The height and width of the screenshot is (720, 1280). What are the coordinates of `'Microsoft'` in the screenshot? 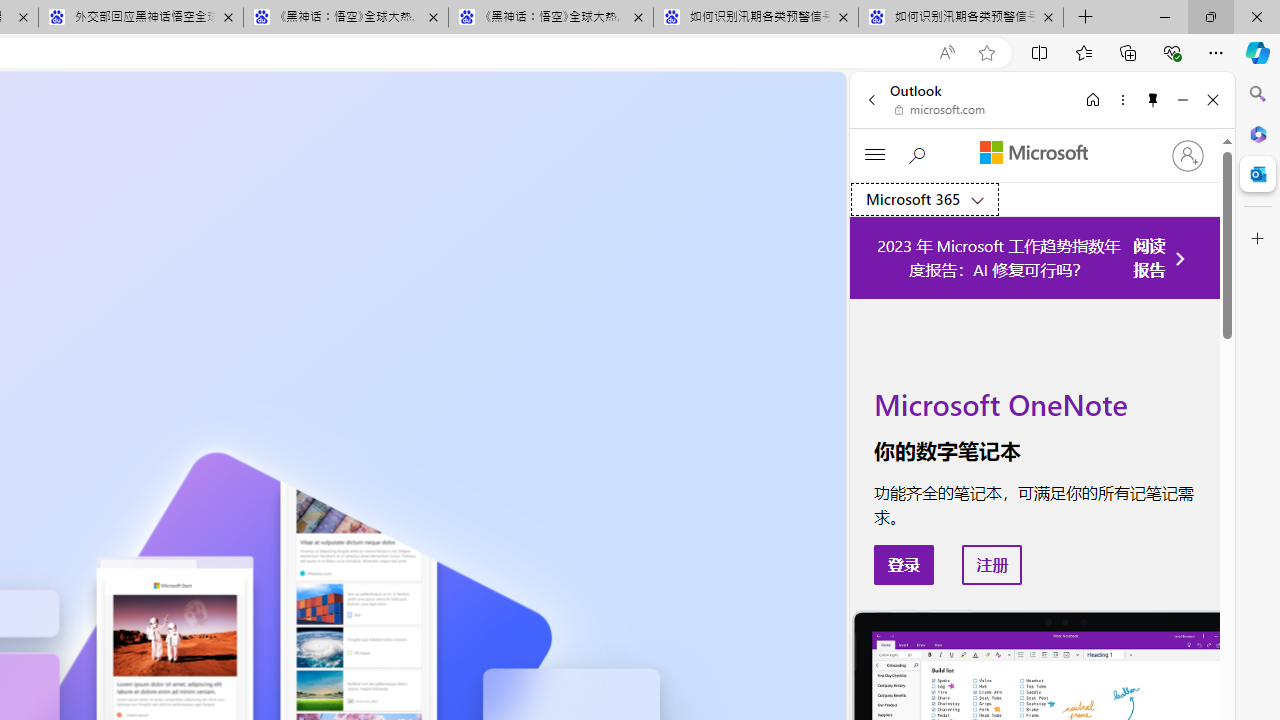 It's located at (1033, 152).